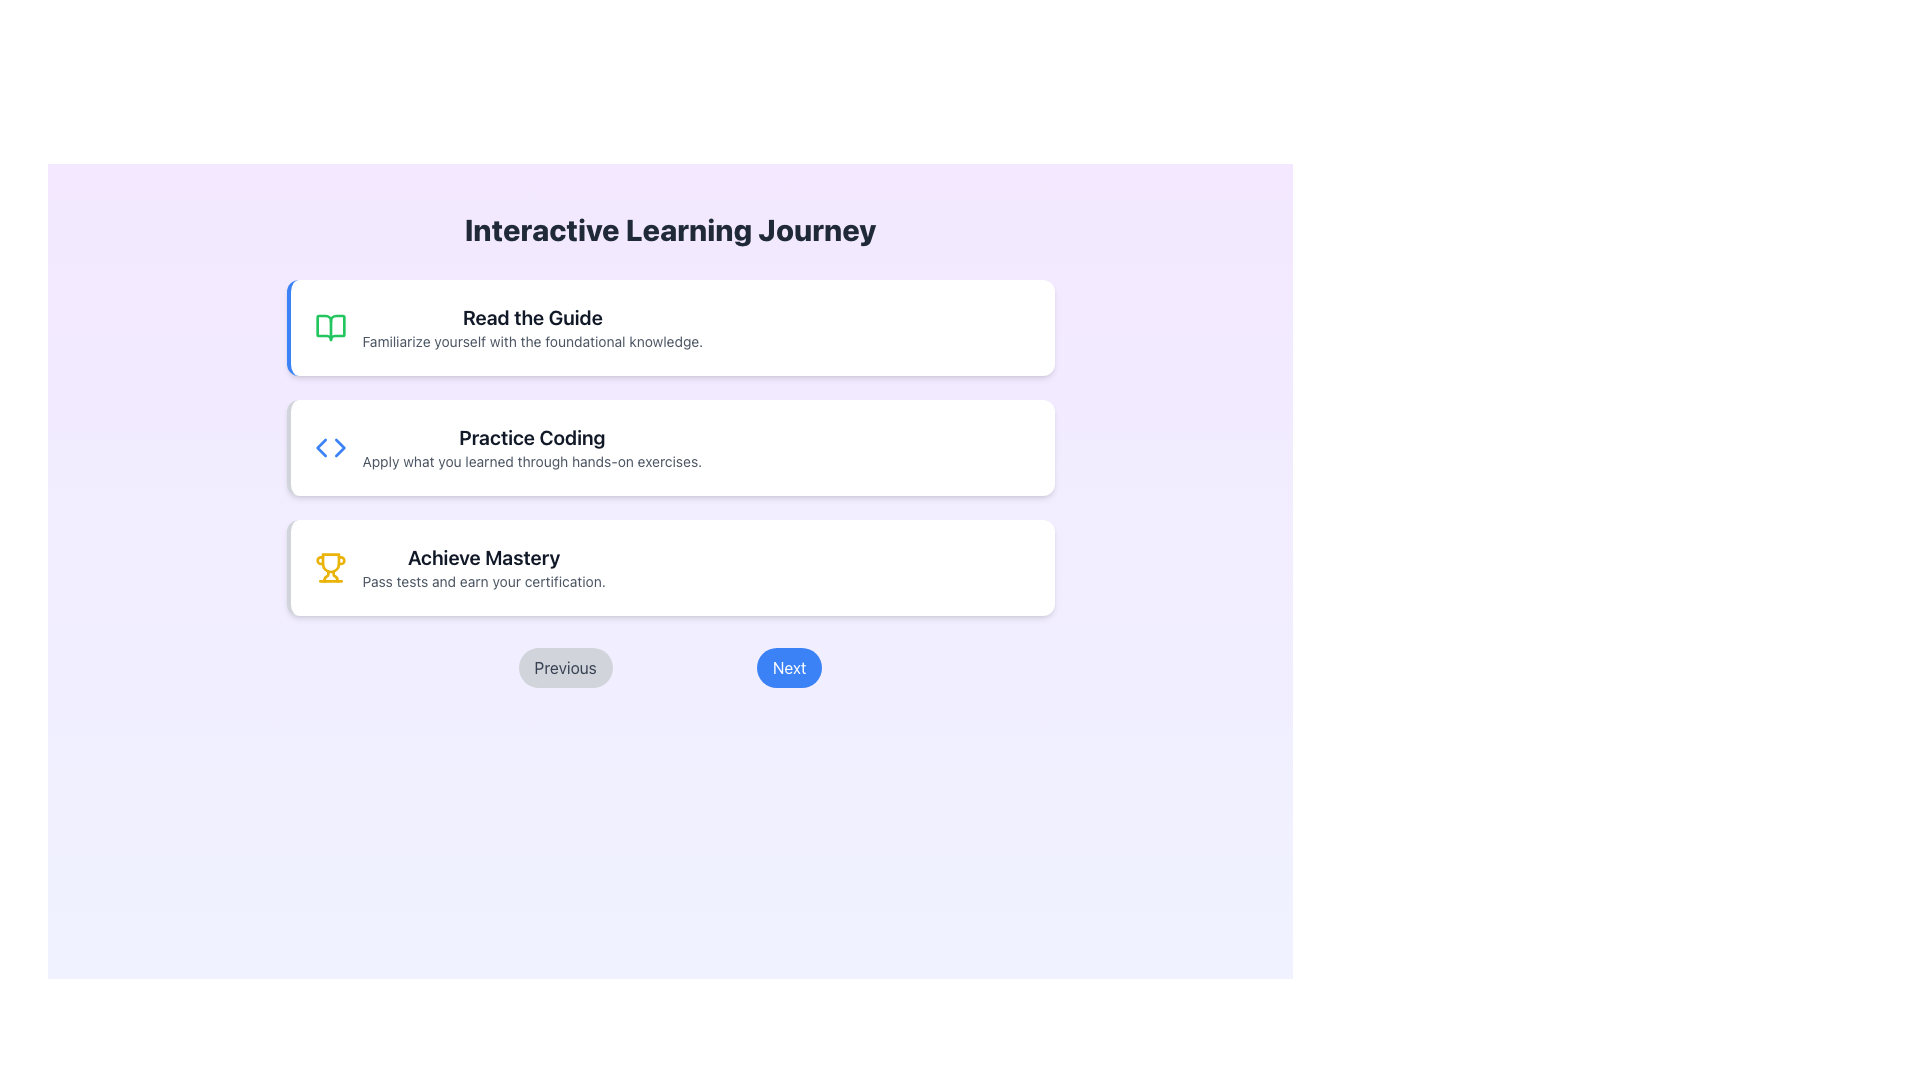 The height and width of the screenshot is (1080, 1920). What do you see at coordinates (670, 229) in the screenshot?
I see `the text element reading 'Interactive Learning Journey', which is styled in a large, bold font and located at the top center of the interface` at bounding box center [670, 229].